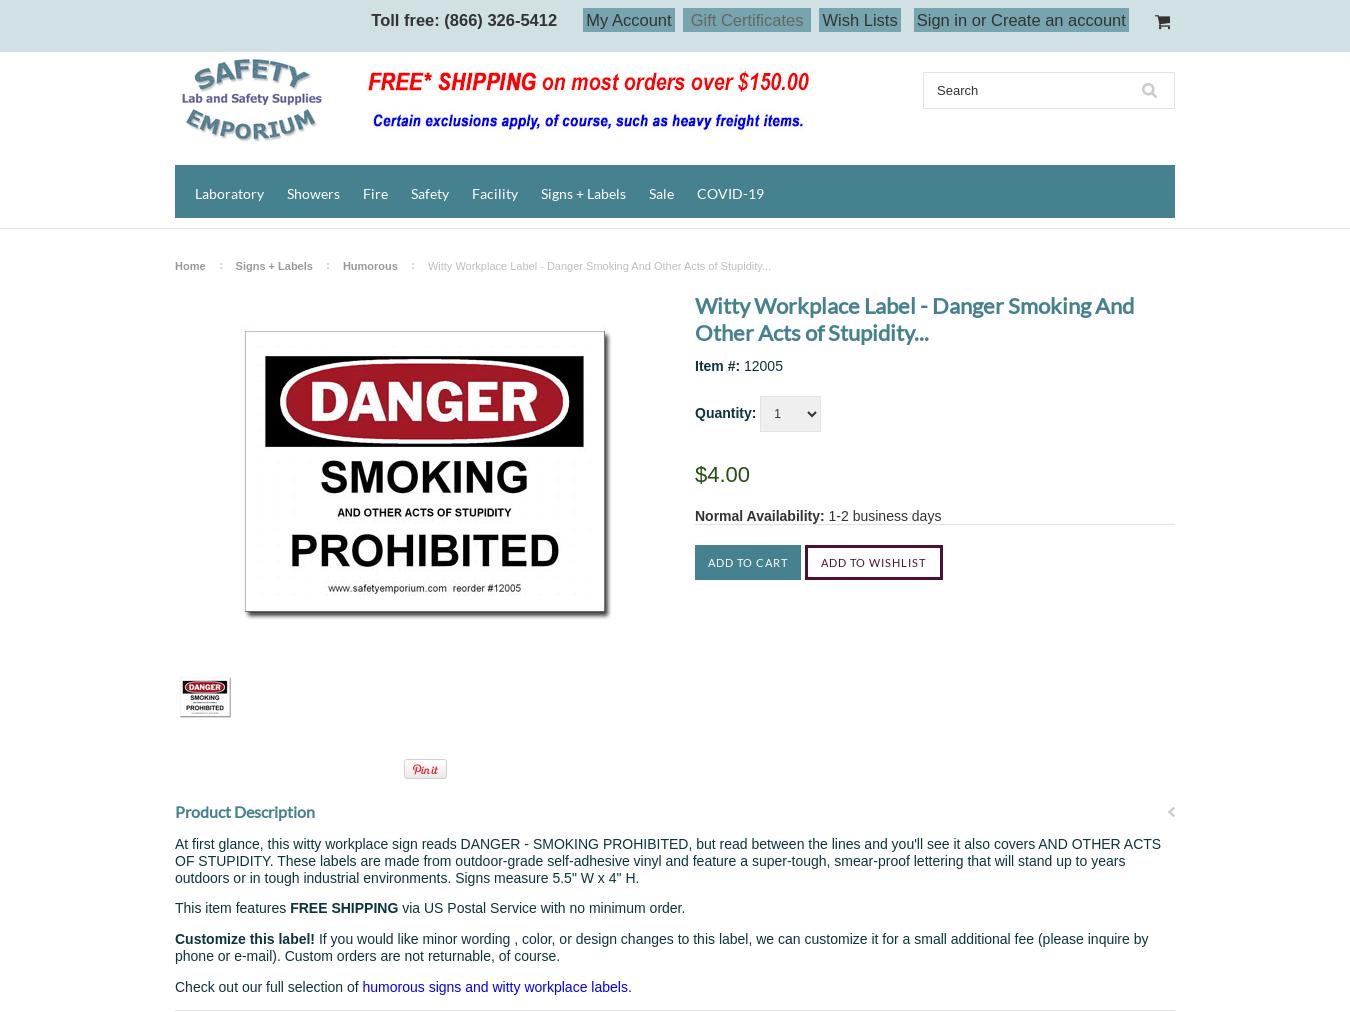 This screenshot has width=1350, height=1012. I want to click on 'Facility', so click(494, 193).